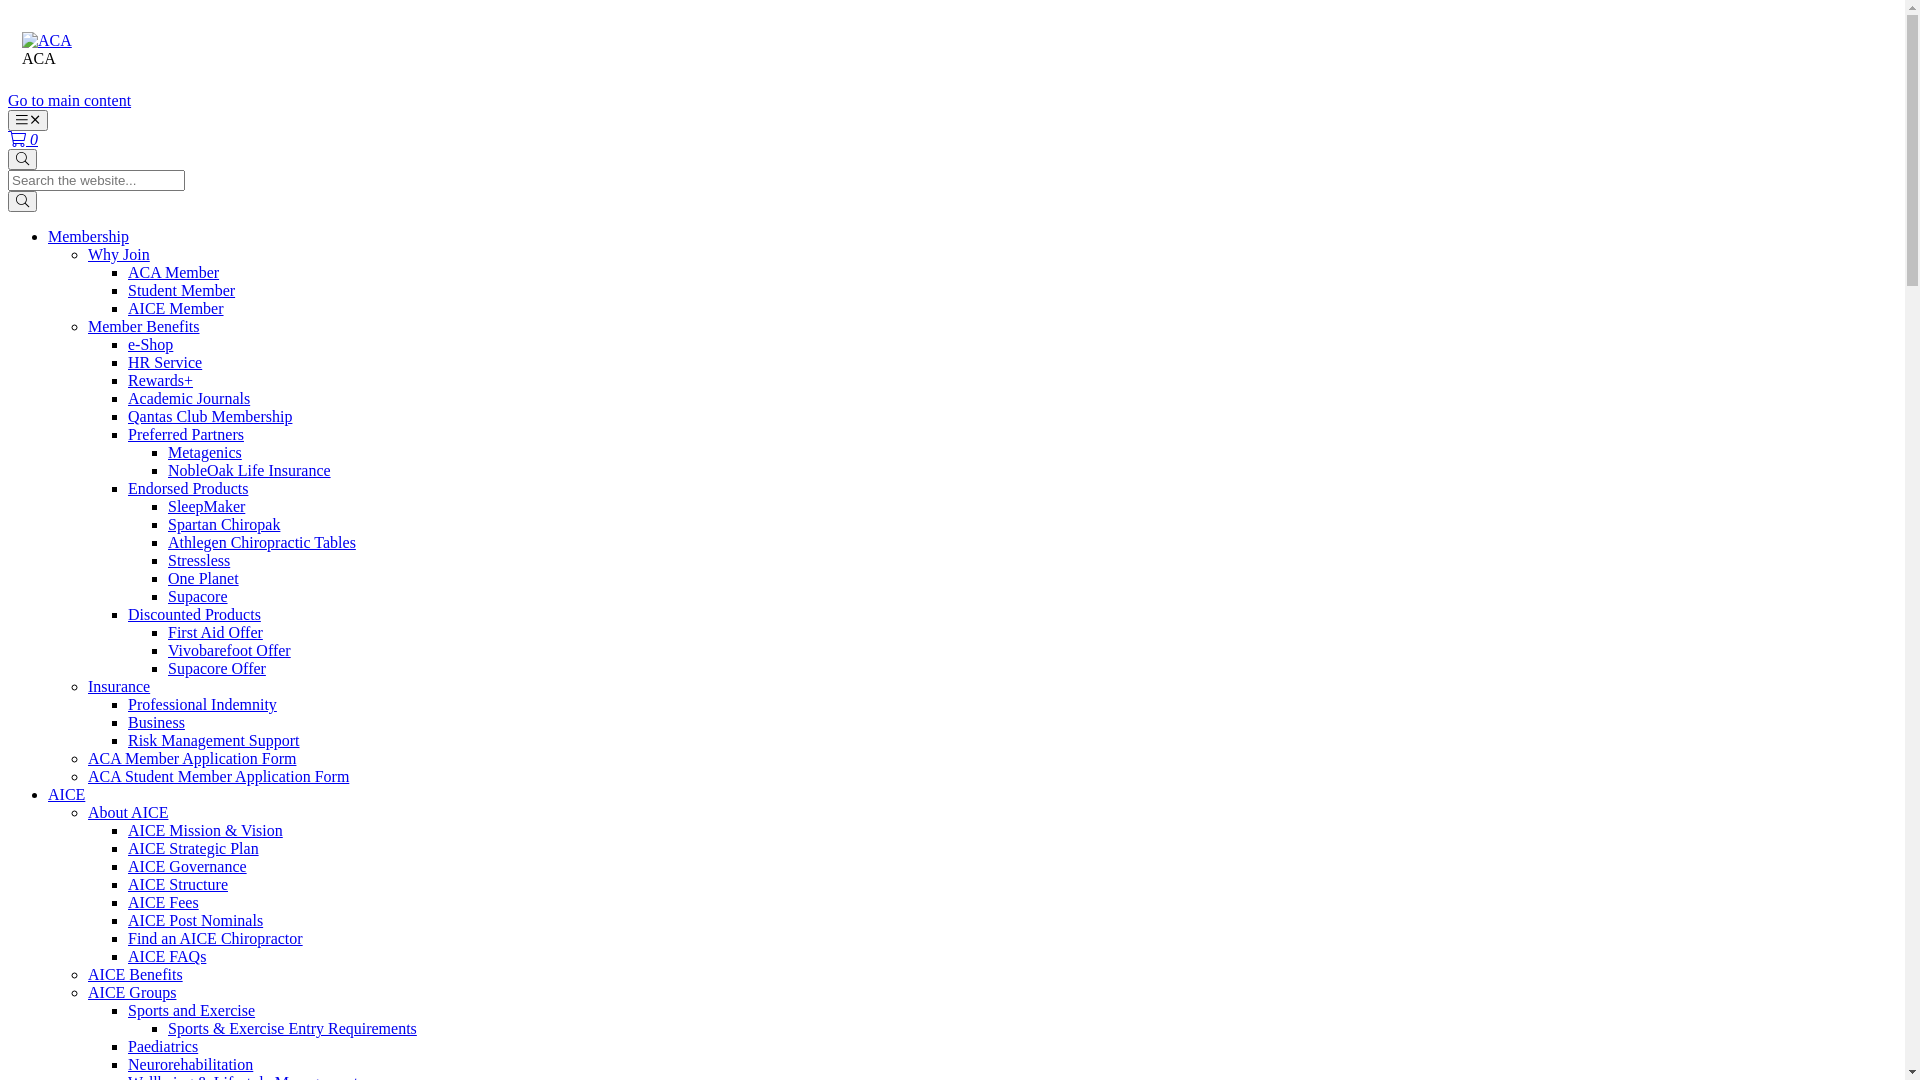 The height and width of the screenshot is (1080, 1920). Describe the element at coordinates (87, 235) in the screenshot. I see `'Membership'` at that location.